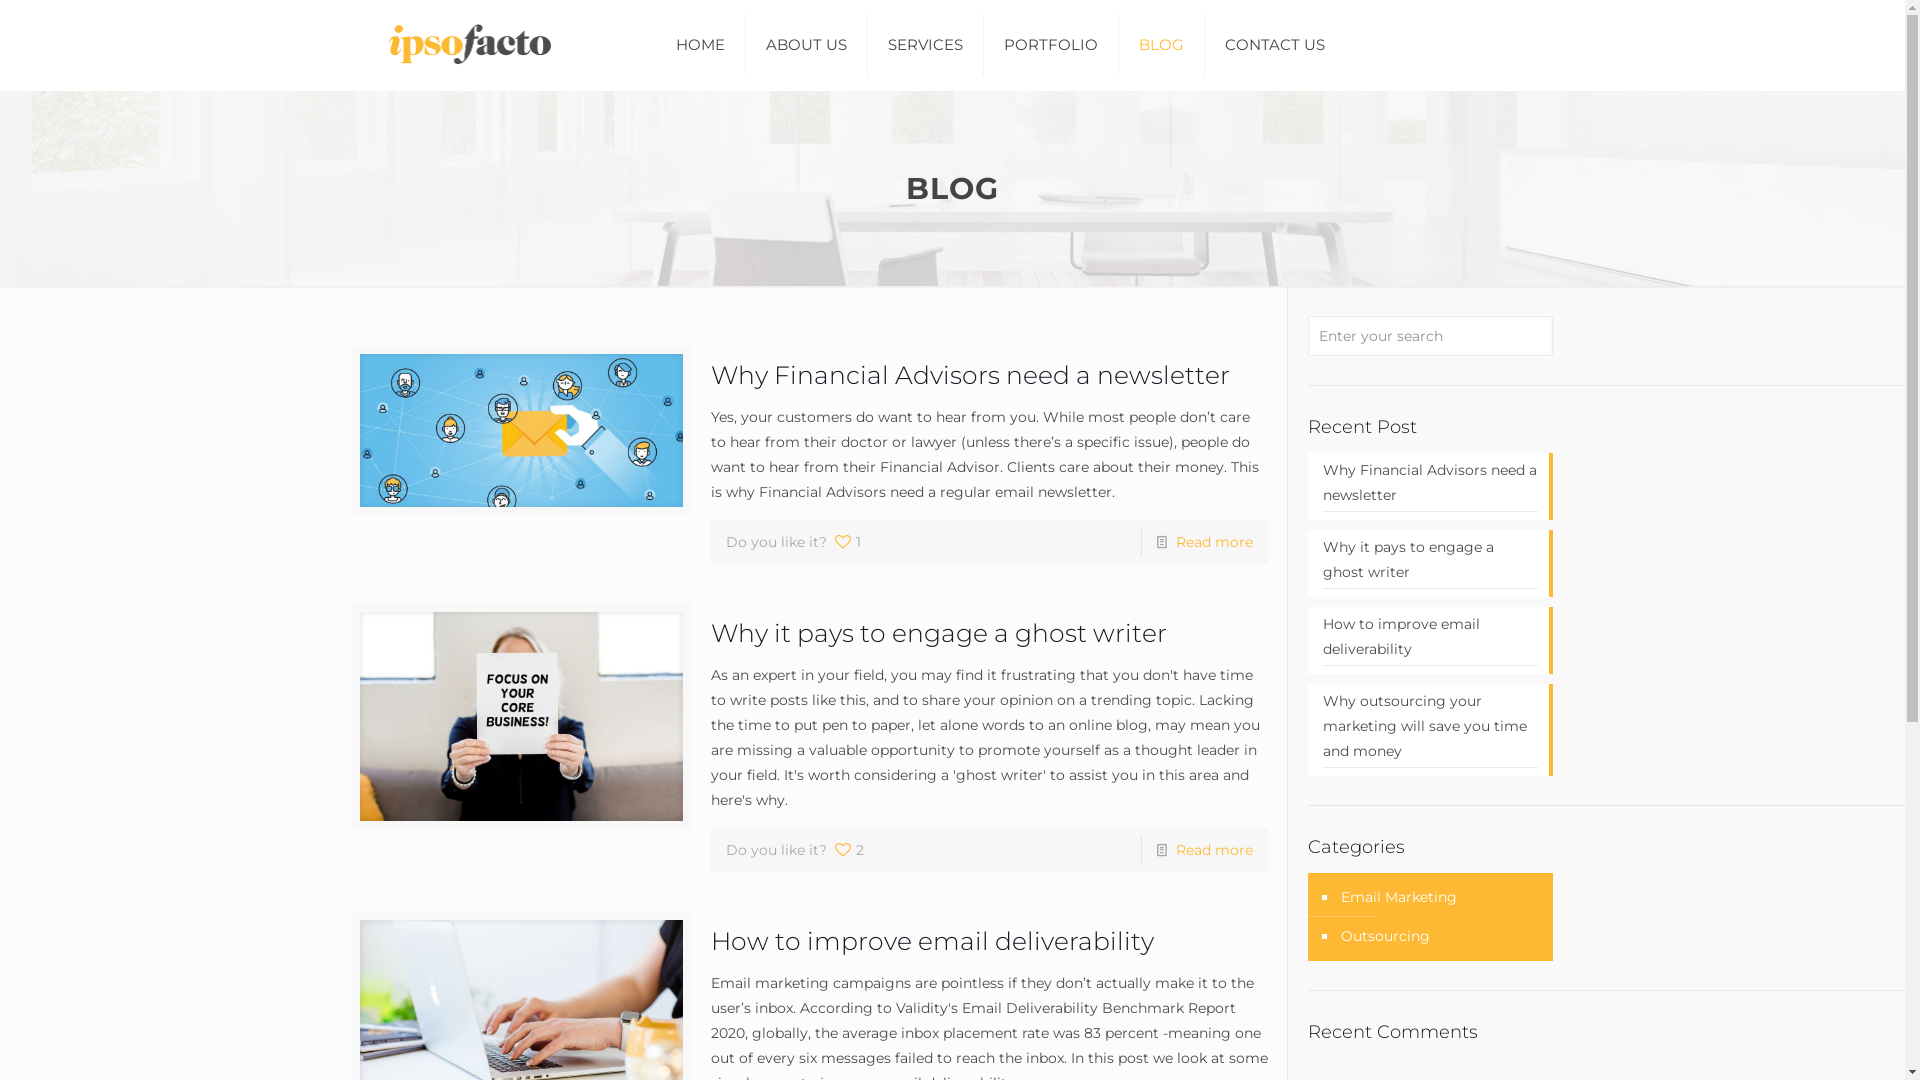 The height and width of the screenshot is (1080, 1920). I want to click on 'SERVICES', so click(925, 45).